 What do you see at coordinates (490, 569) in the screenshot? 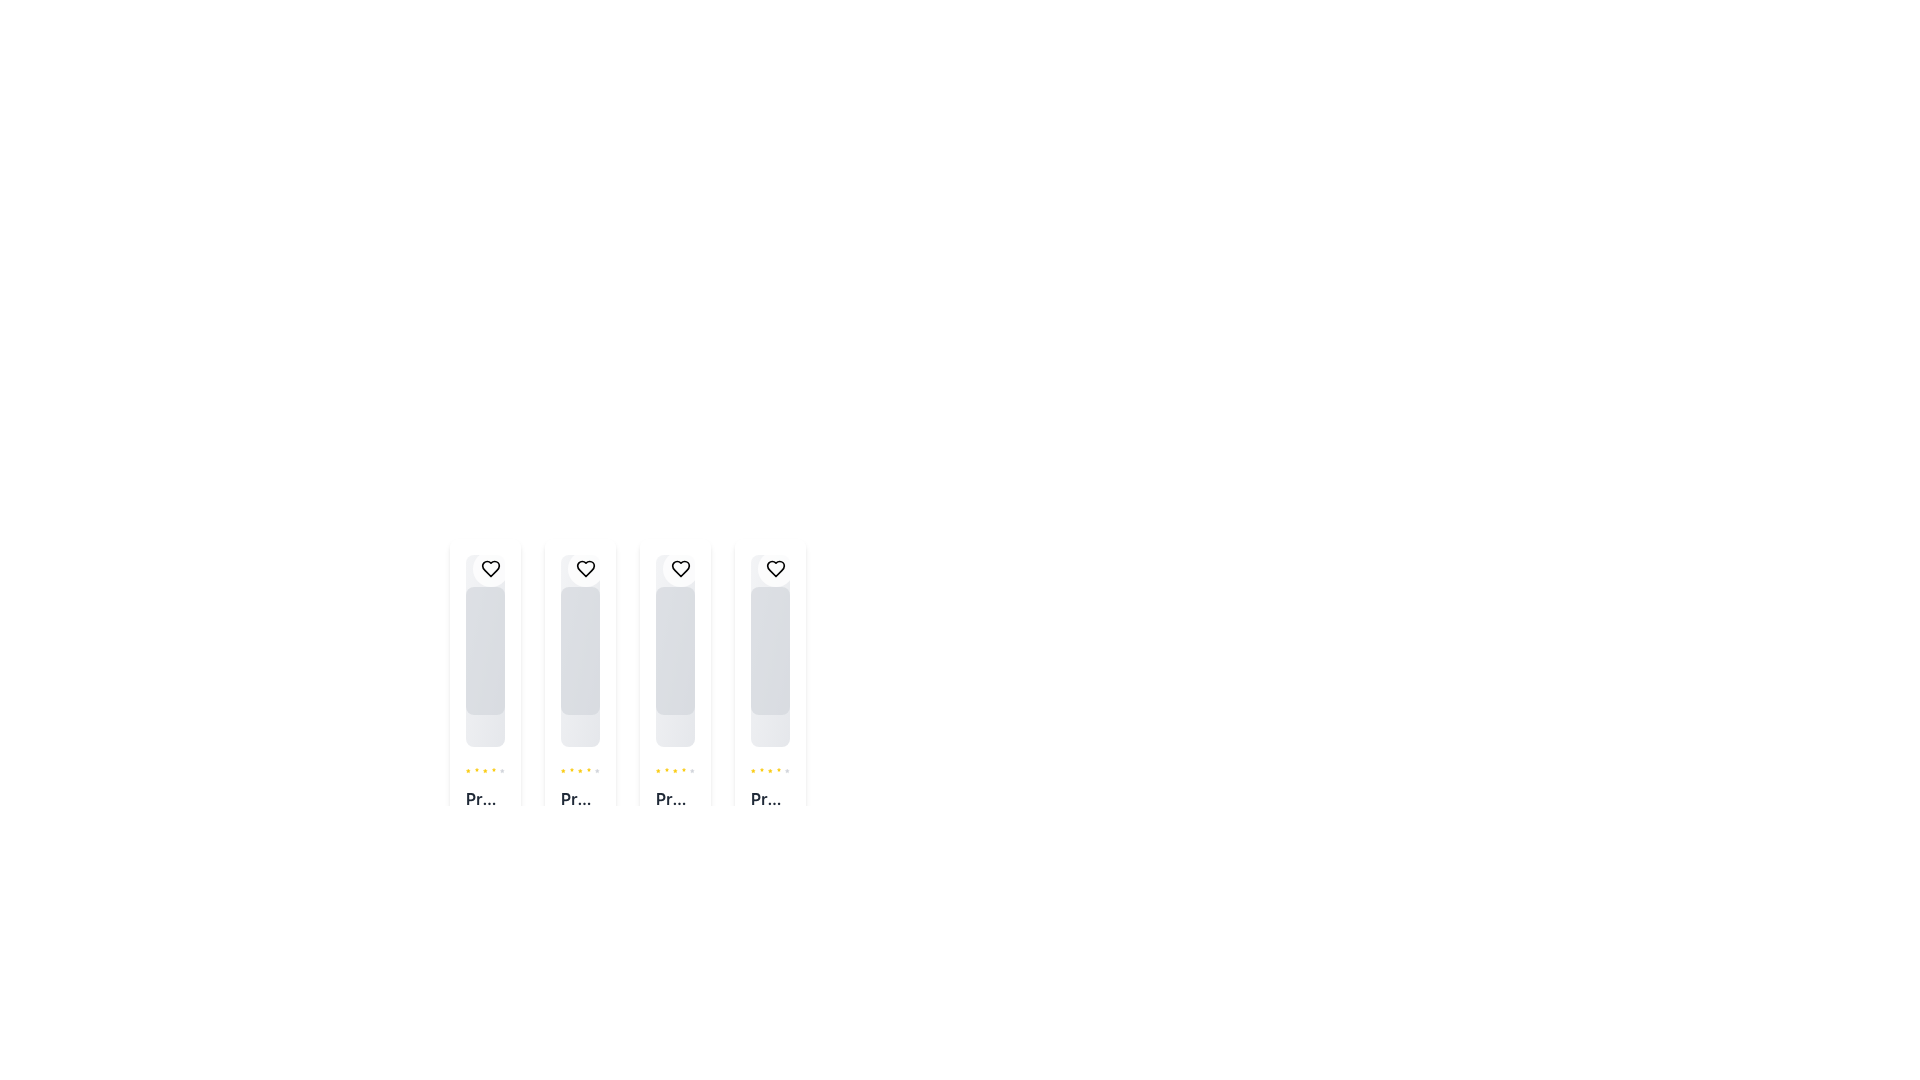
I see `the 'like' or 'favorite' icon located at the top region of the first button in a horizontally aligned list, positioned in the leftmost section of the row in the lower part of the interface` at bounding box center [490, 569].